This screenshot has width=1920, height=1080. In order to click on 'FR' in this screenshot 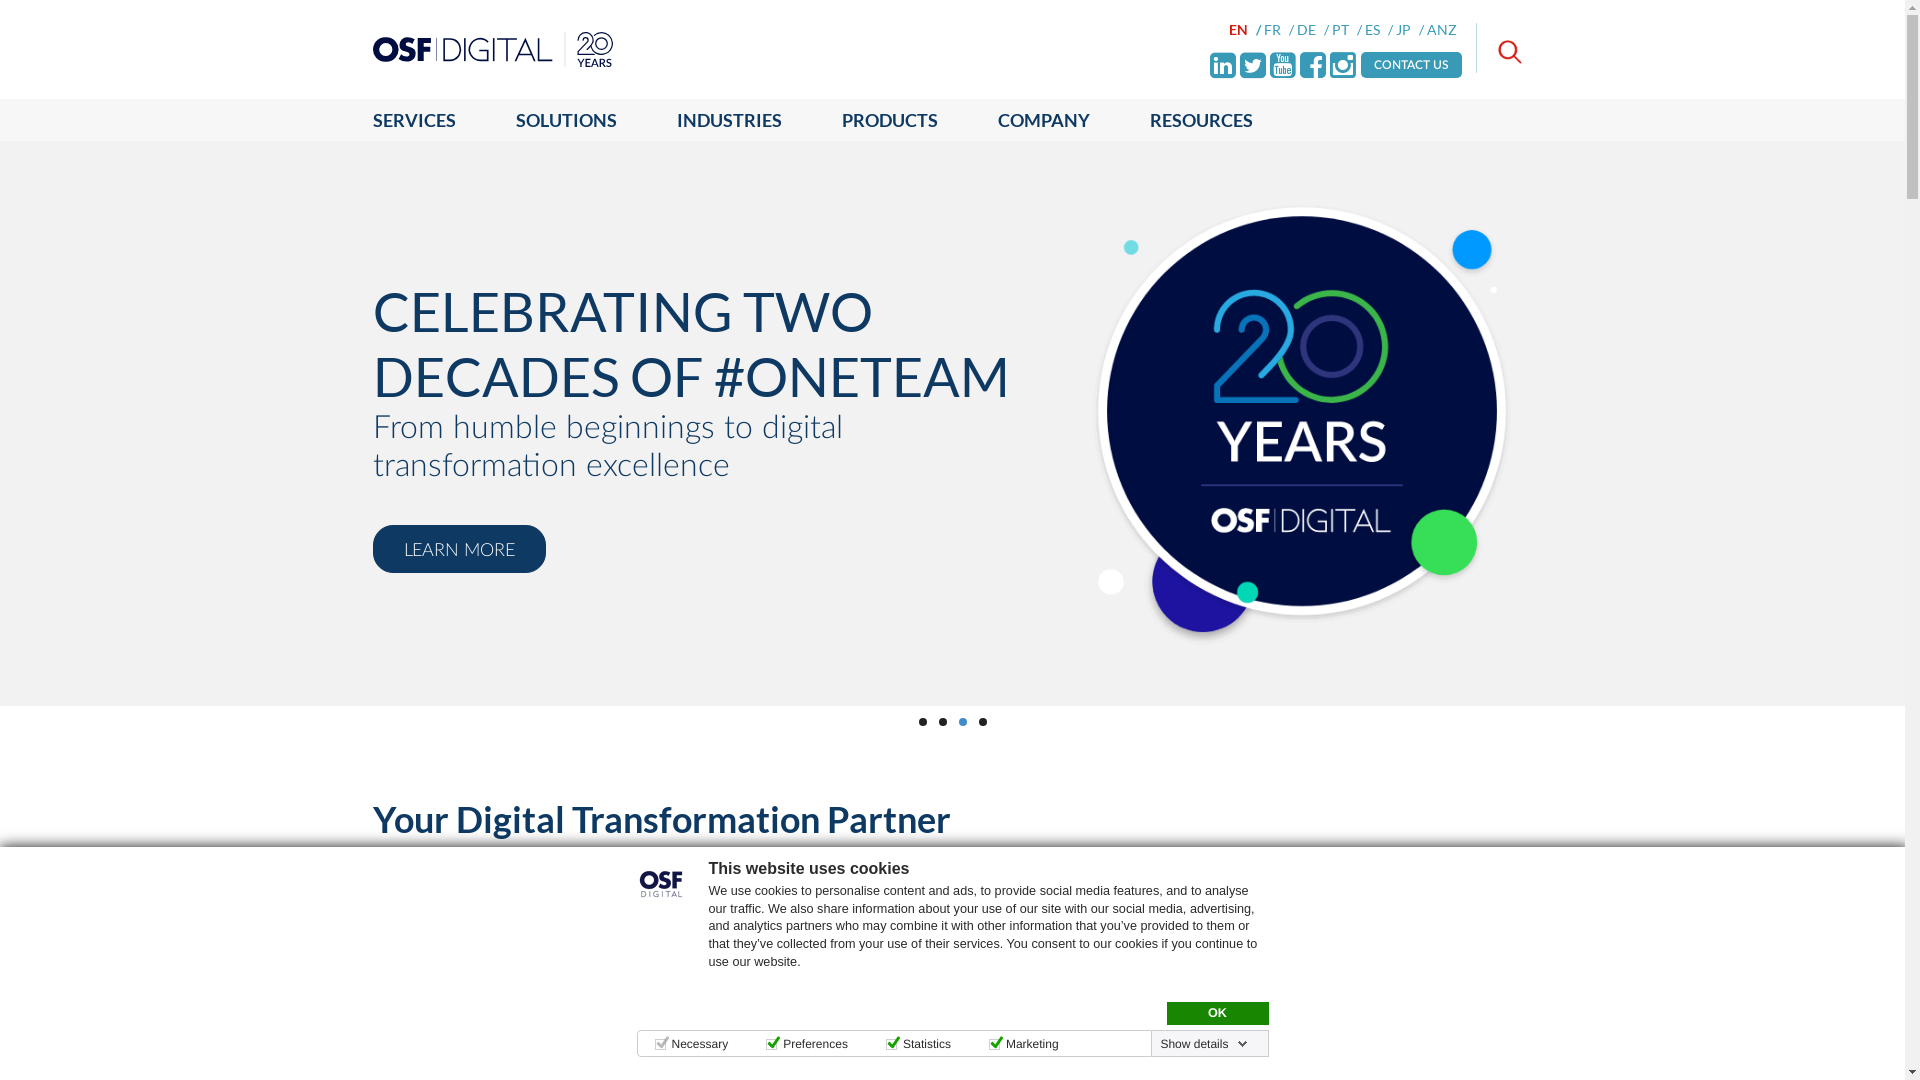, I will do `click(1277, 29)`.